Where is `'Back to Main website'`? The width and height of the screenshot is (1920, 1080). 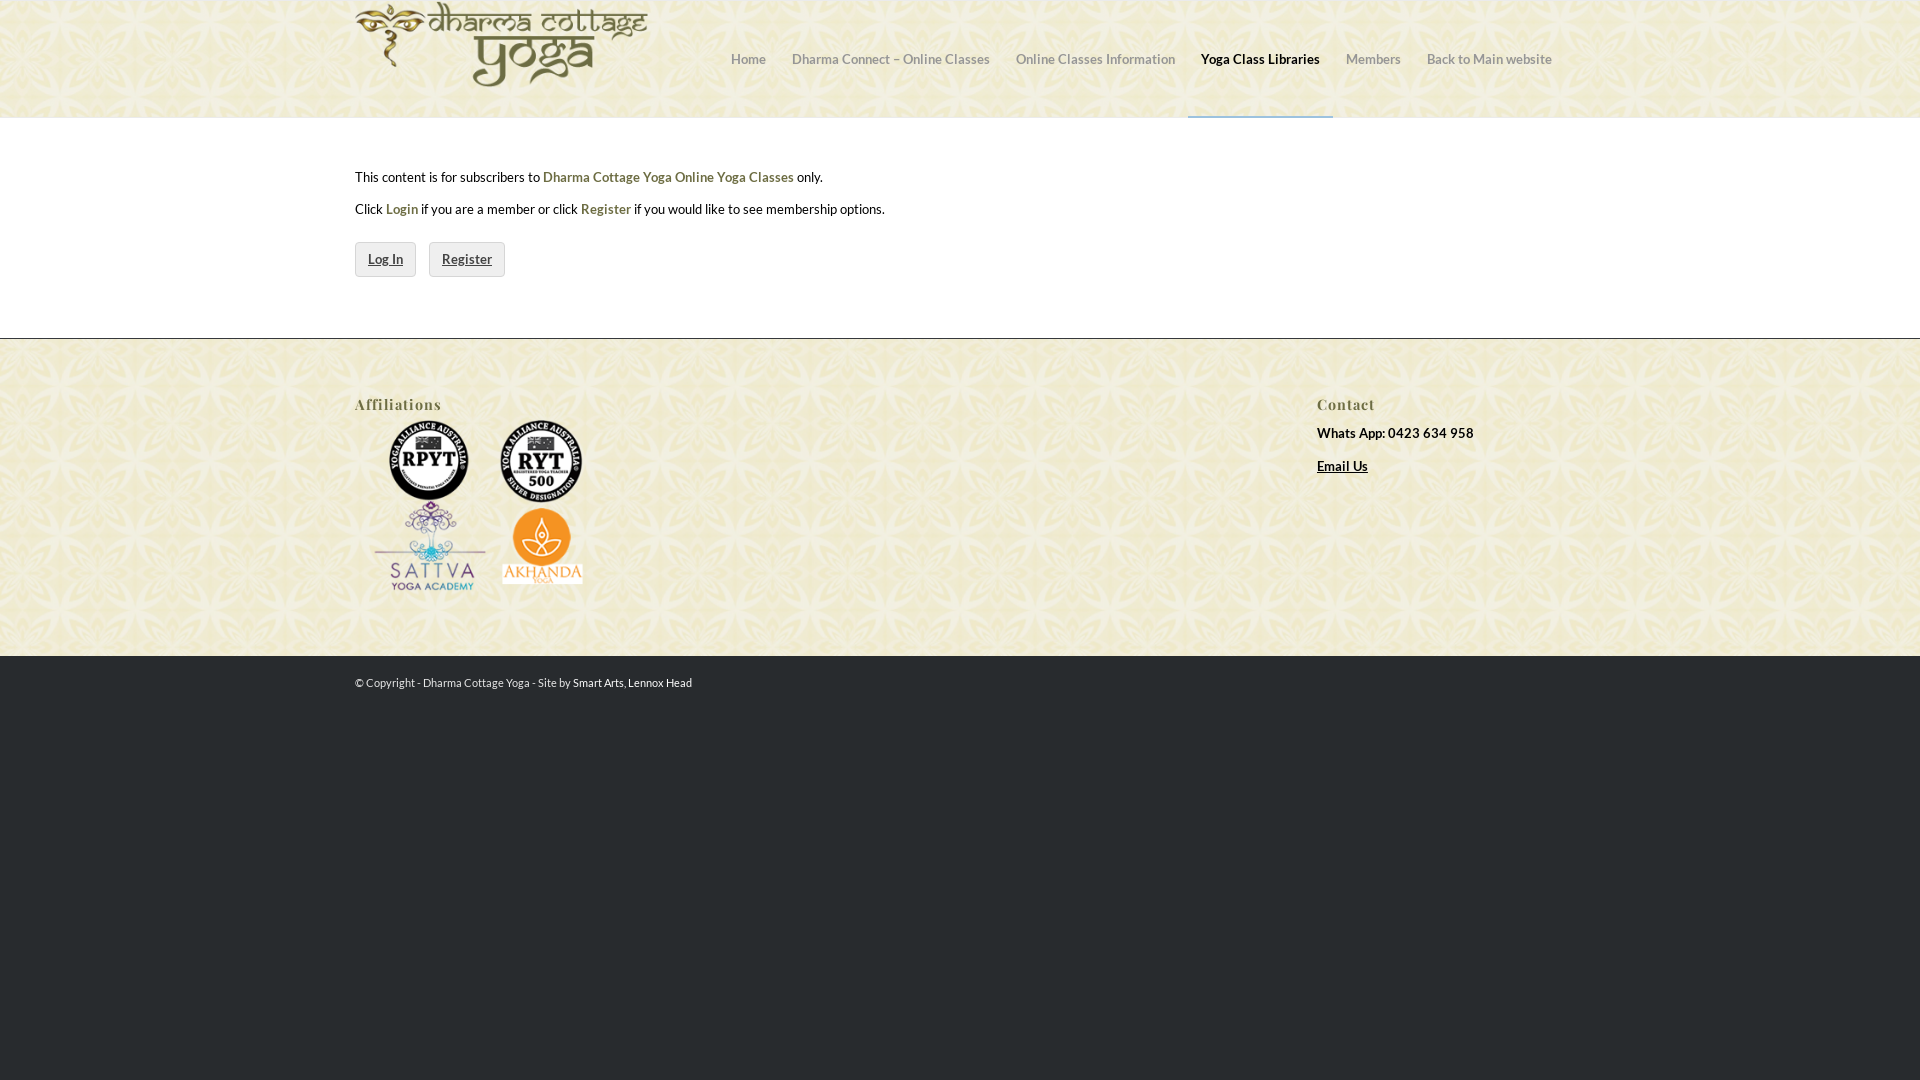
'Back to Main website' is located at coordinates (1489, 57).